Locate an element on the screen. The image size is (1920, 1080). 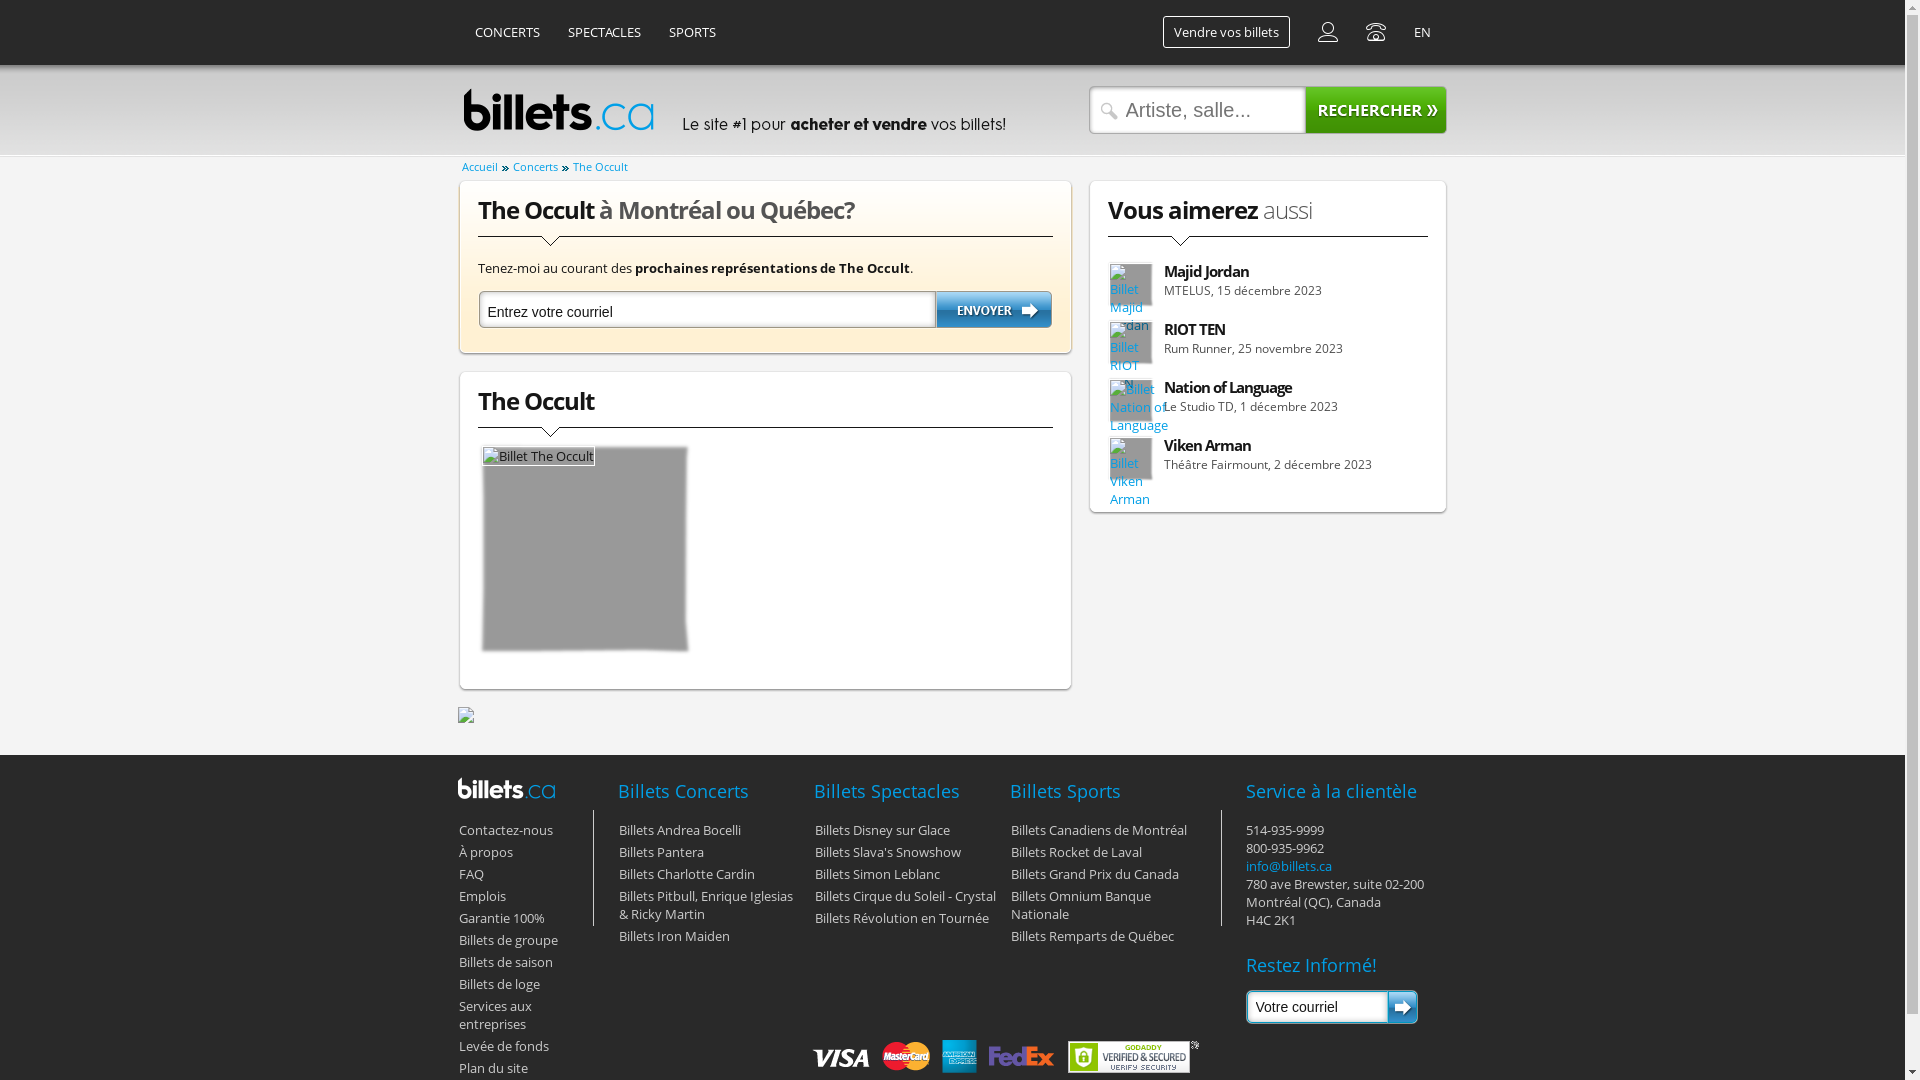
'Vendre vos billets' is located at coordinates (1150, 31).